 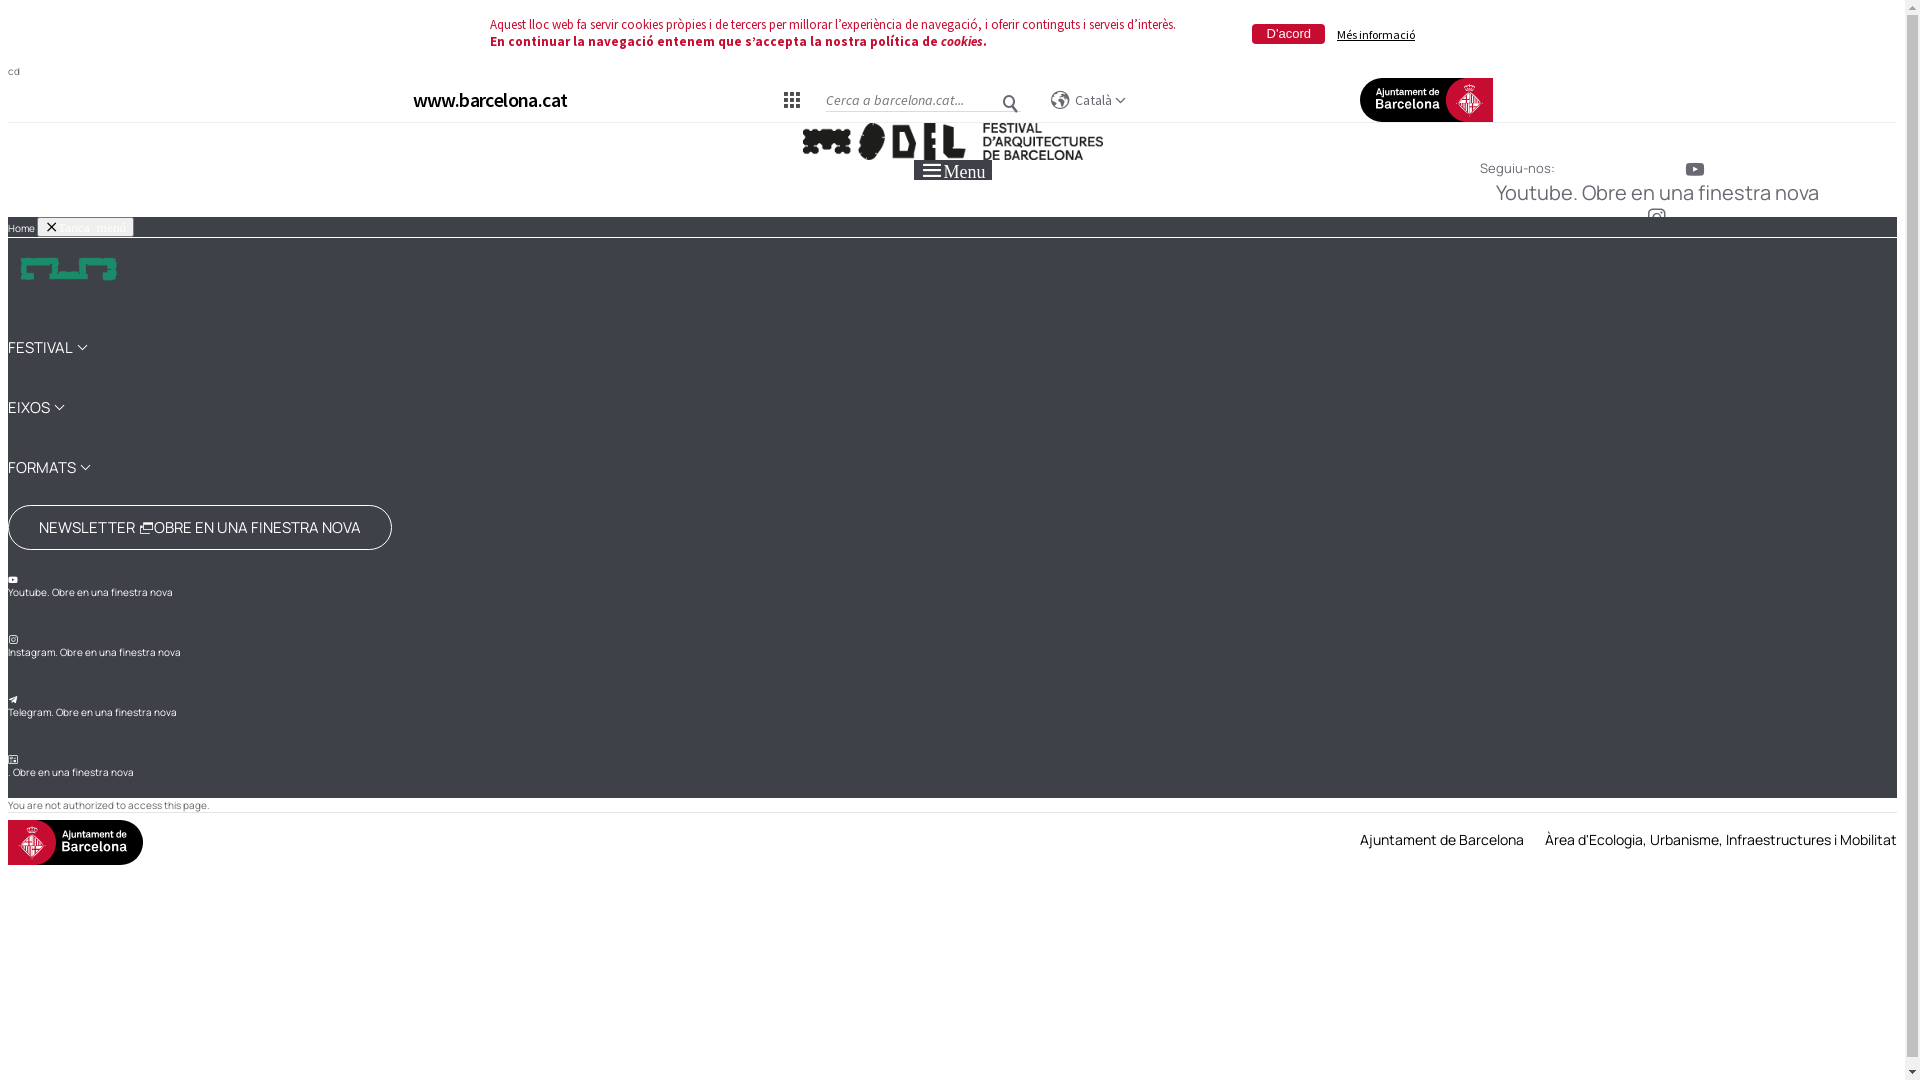 I want to click on 'Telegram. Obre en una finestra nova', so click(x=8, y=705).